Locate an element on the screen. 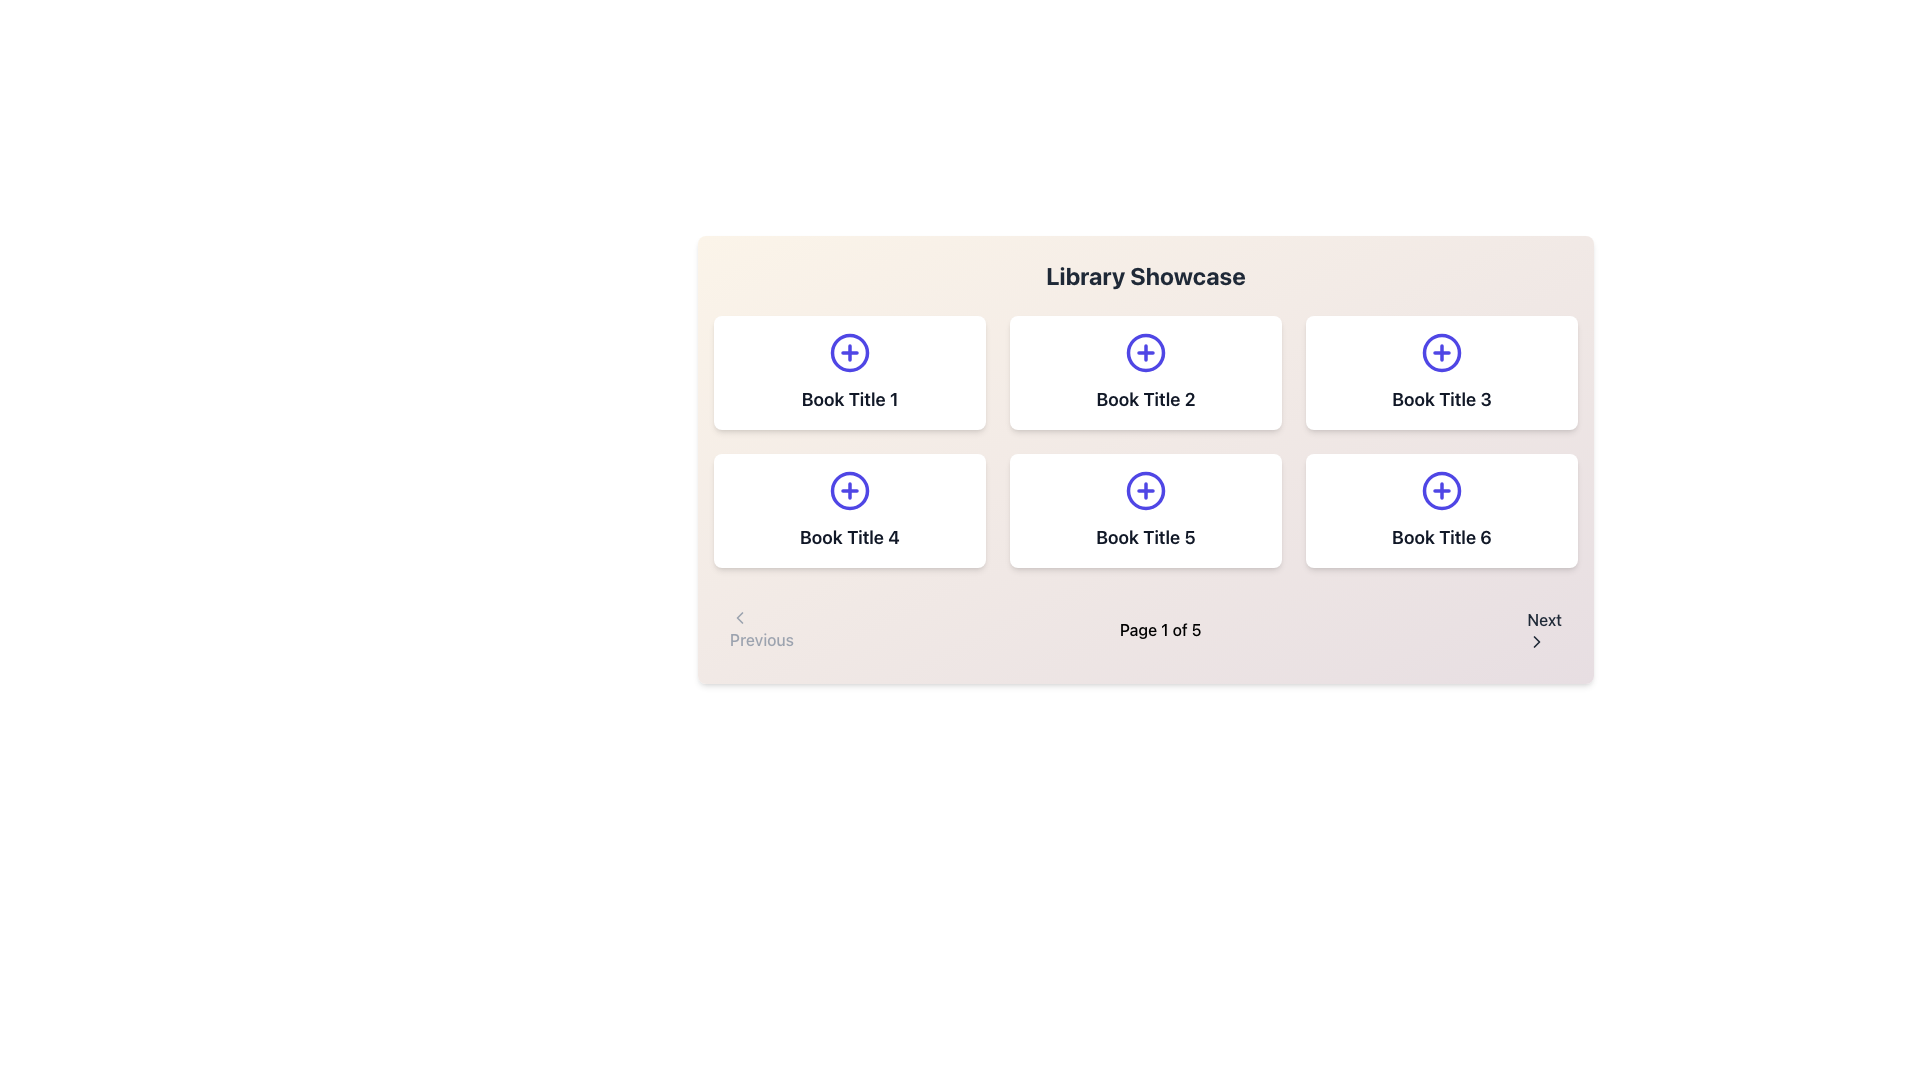  the progression icon located within the 'Next' button at the bottom-right corner of the interface to potentially display a tooltip is located at coordinates (1536, 641).